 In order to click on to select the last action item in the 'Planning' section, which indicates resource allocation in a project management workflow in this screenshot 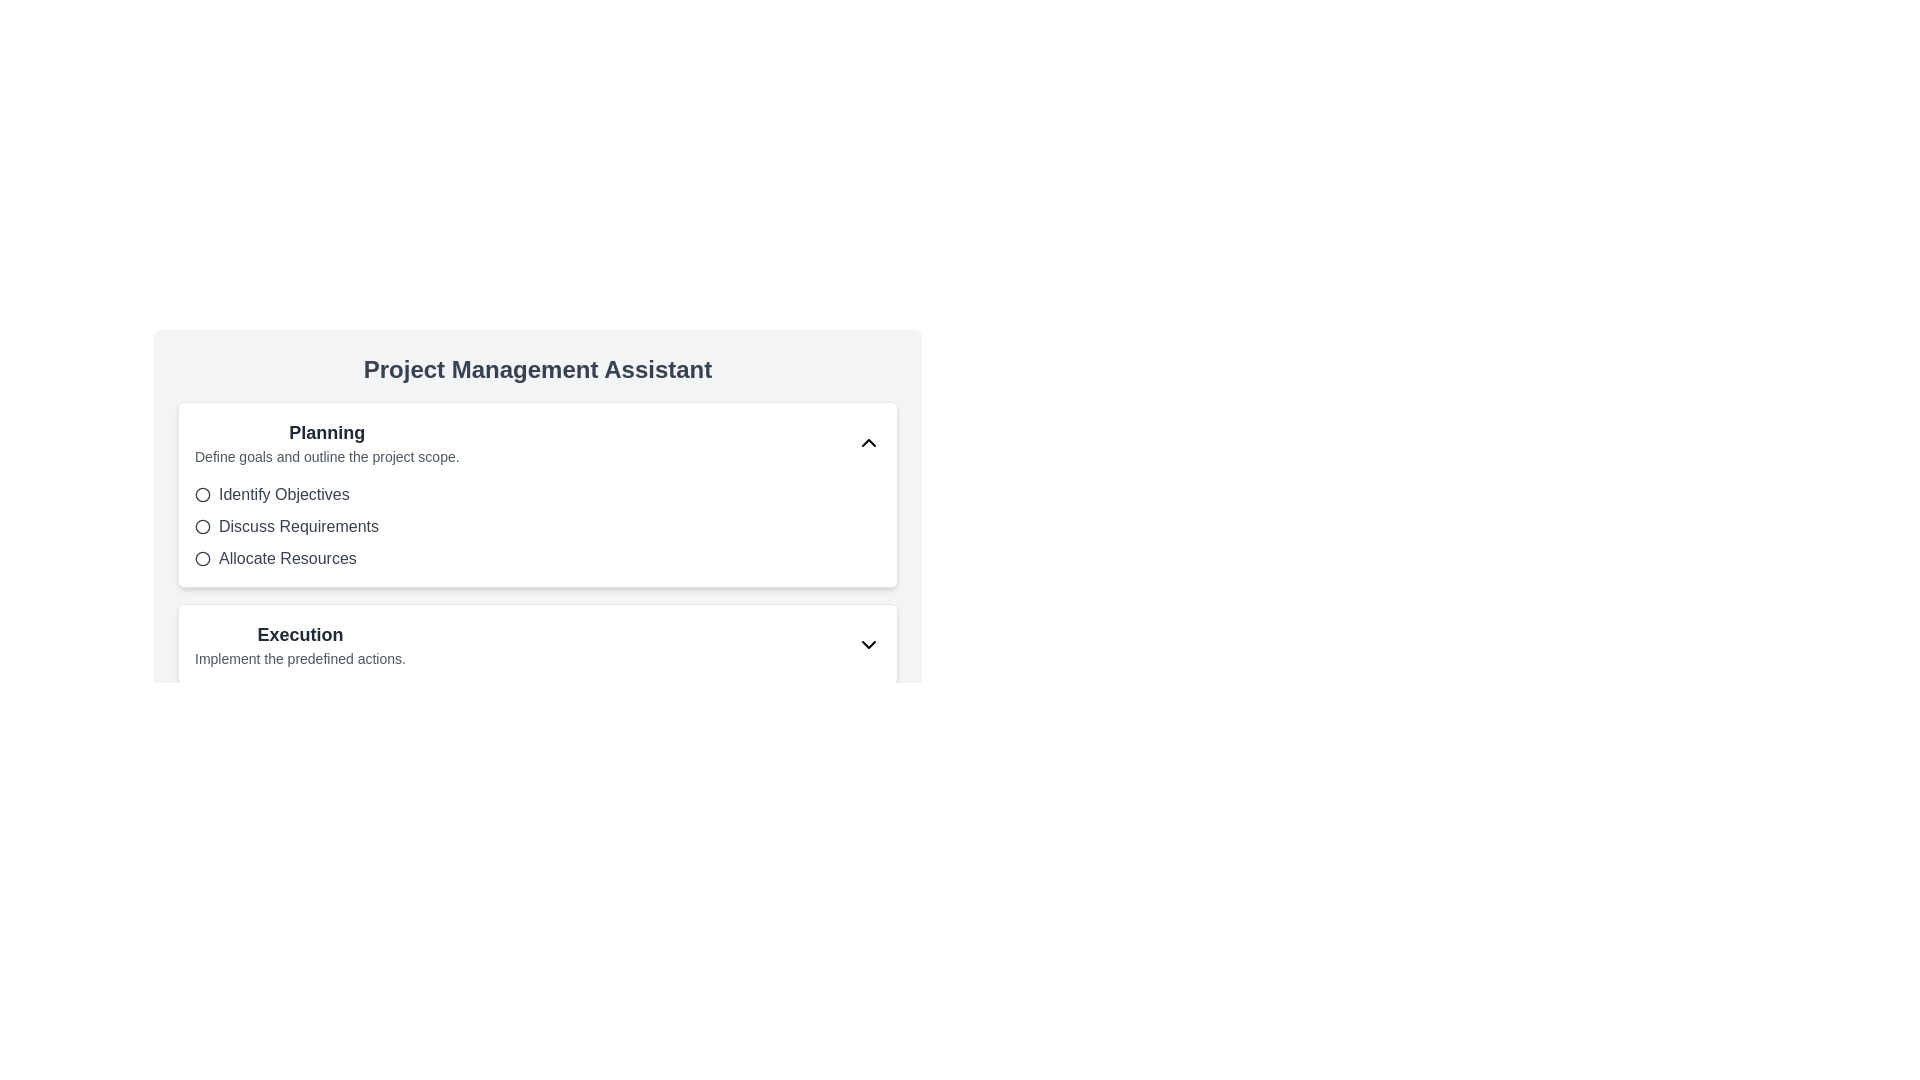, I will do `click(537, 559)`.